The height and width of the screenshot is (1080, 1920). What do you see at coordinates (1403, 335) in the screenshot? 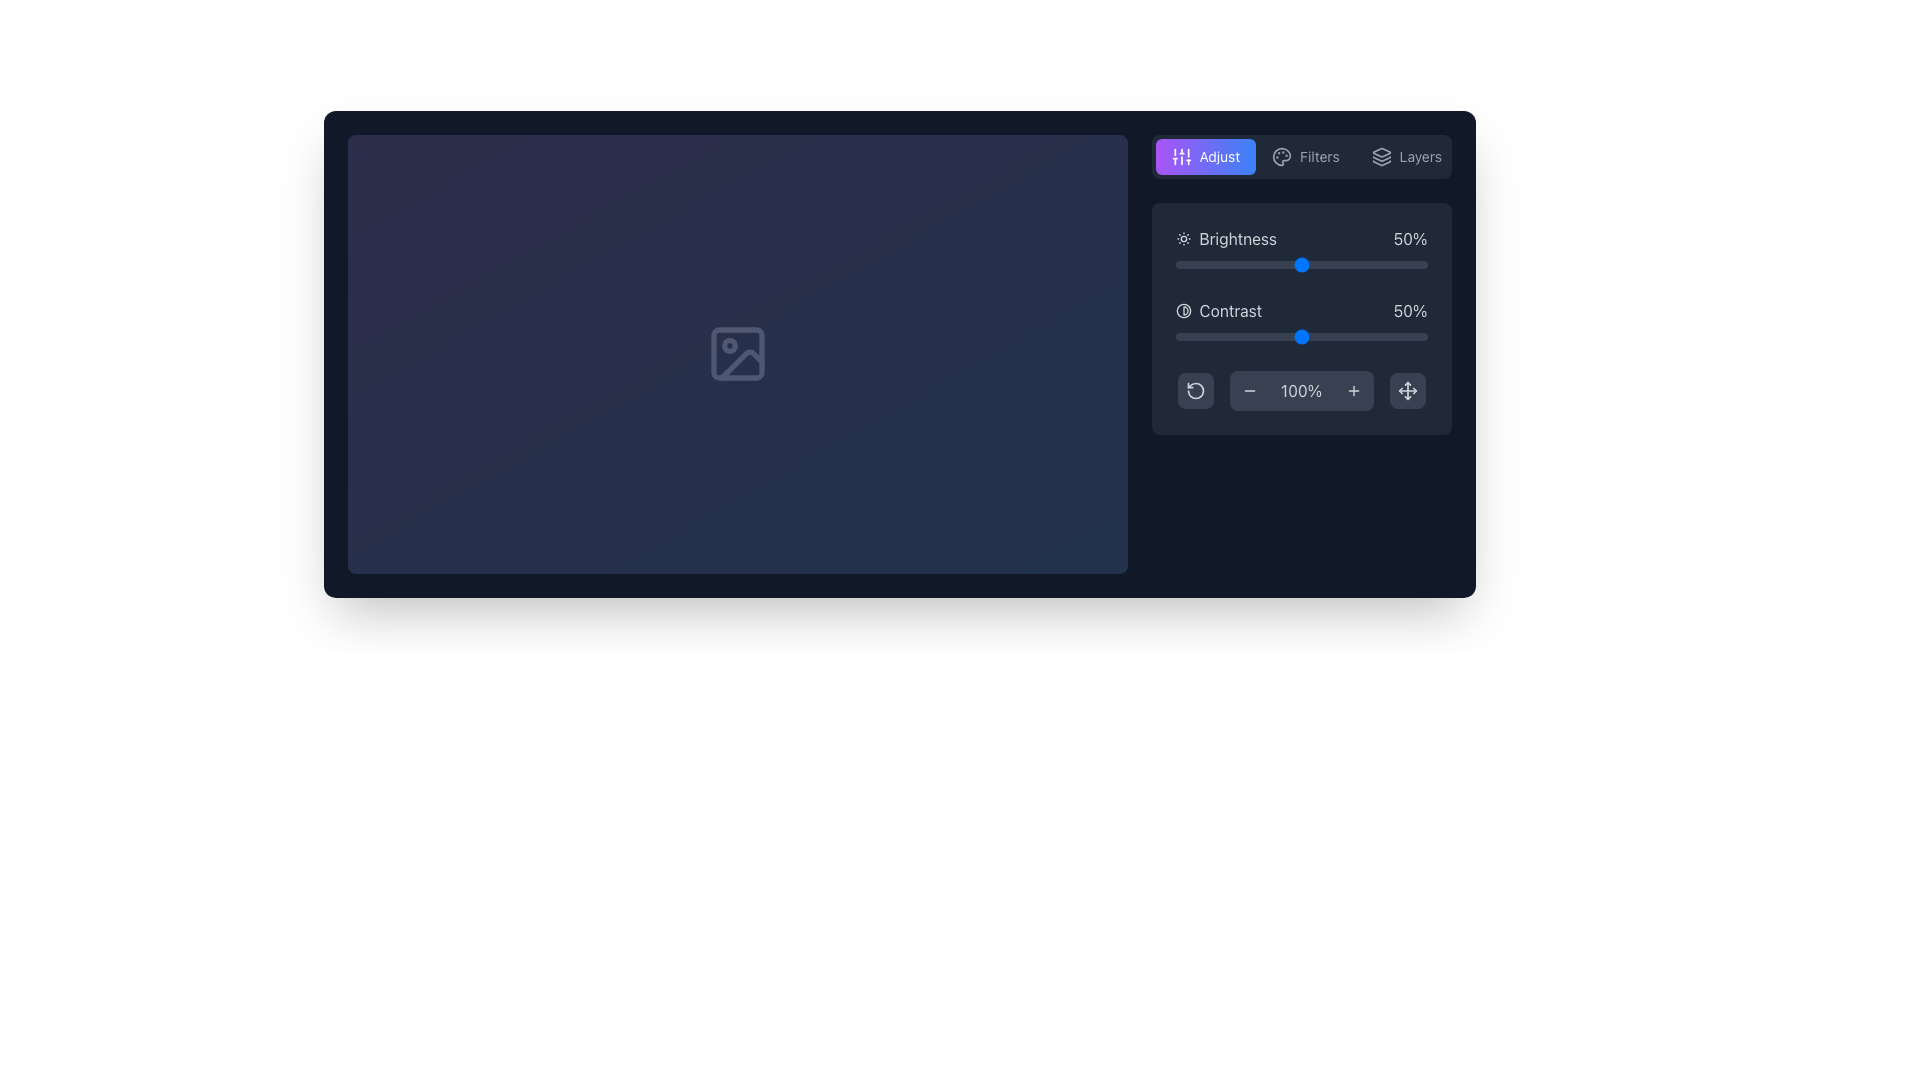
I see `the contrast` at bounding box center [1403, 335].